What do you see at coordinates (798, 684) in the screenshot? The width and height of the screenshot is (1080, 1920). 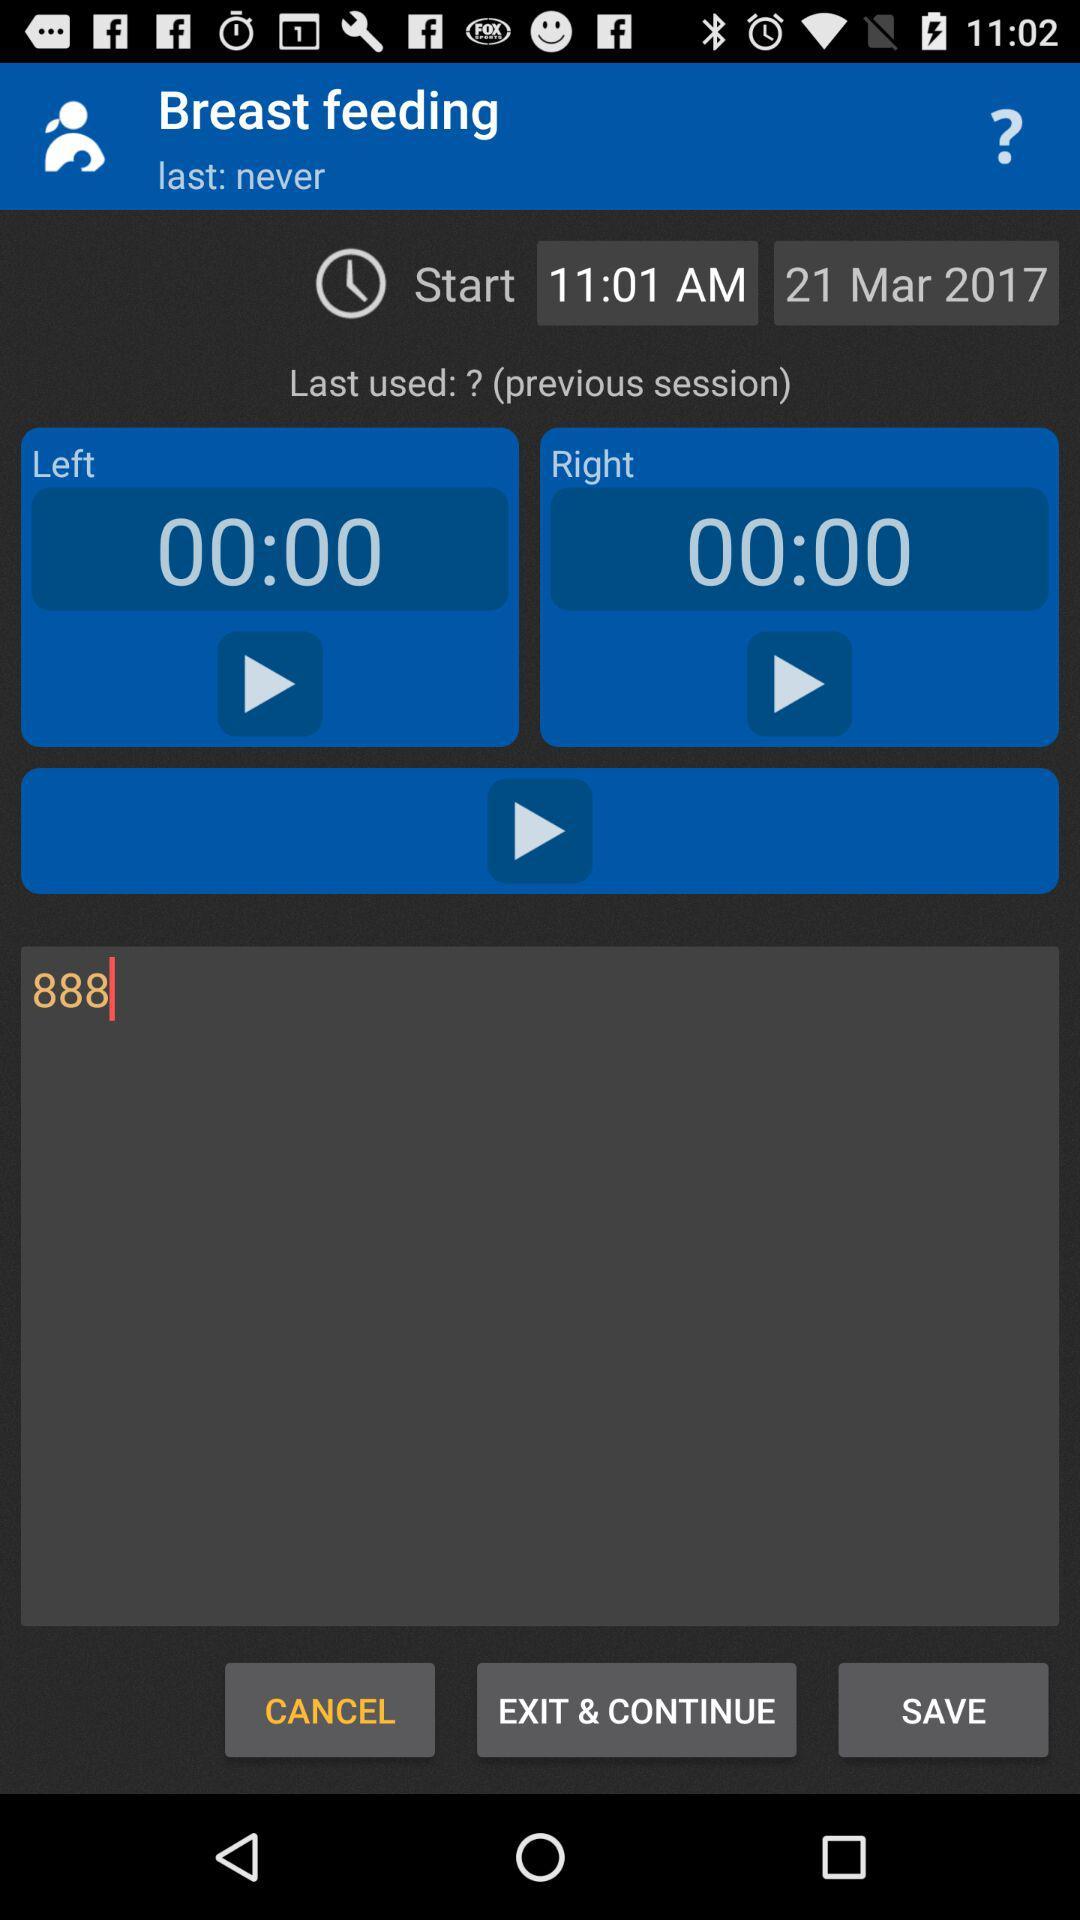 I see `right` at bounding box center [798, 684].